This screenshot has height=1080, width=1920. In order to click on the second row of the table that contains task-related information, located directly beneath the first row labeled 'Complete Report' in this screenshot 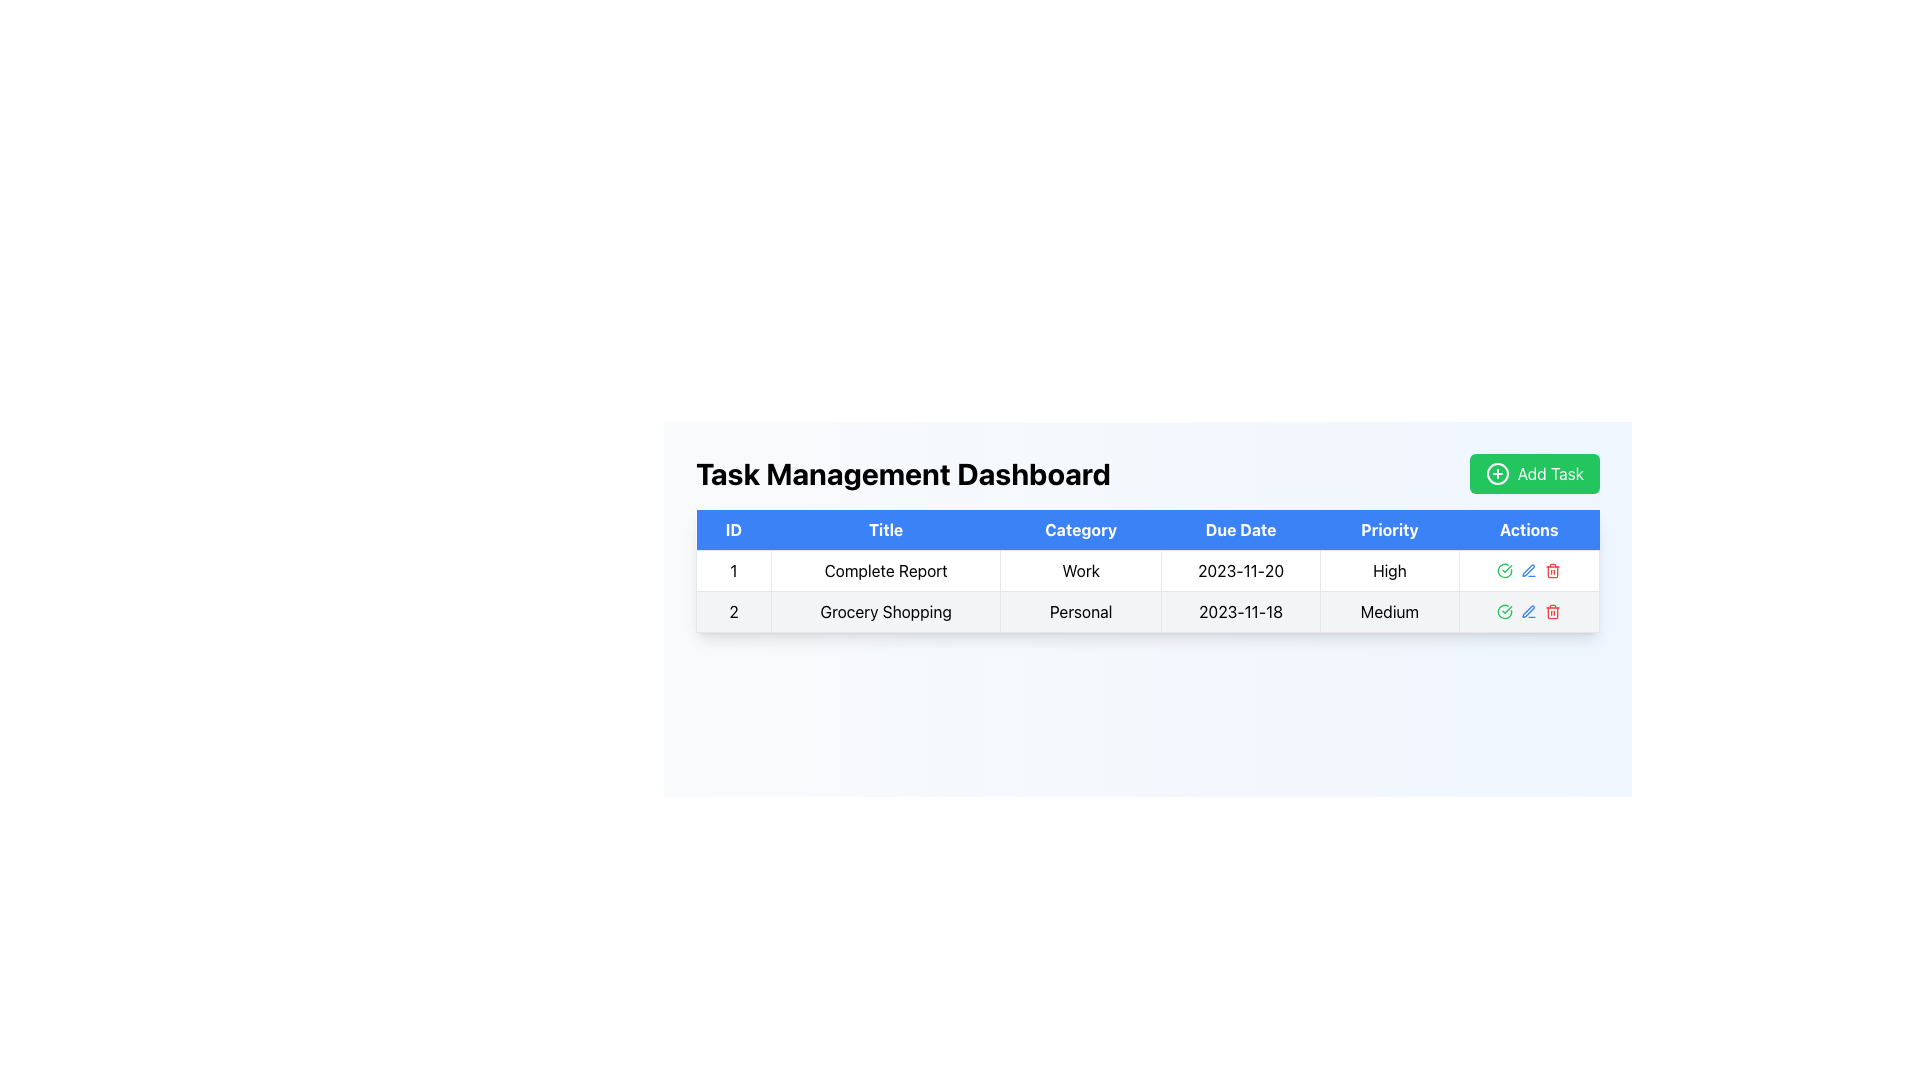, I will do `click(1147, 611)`.